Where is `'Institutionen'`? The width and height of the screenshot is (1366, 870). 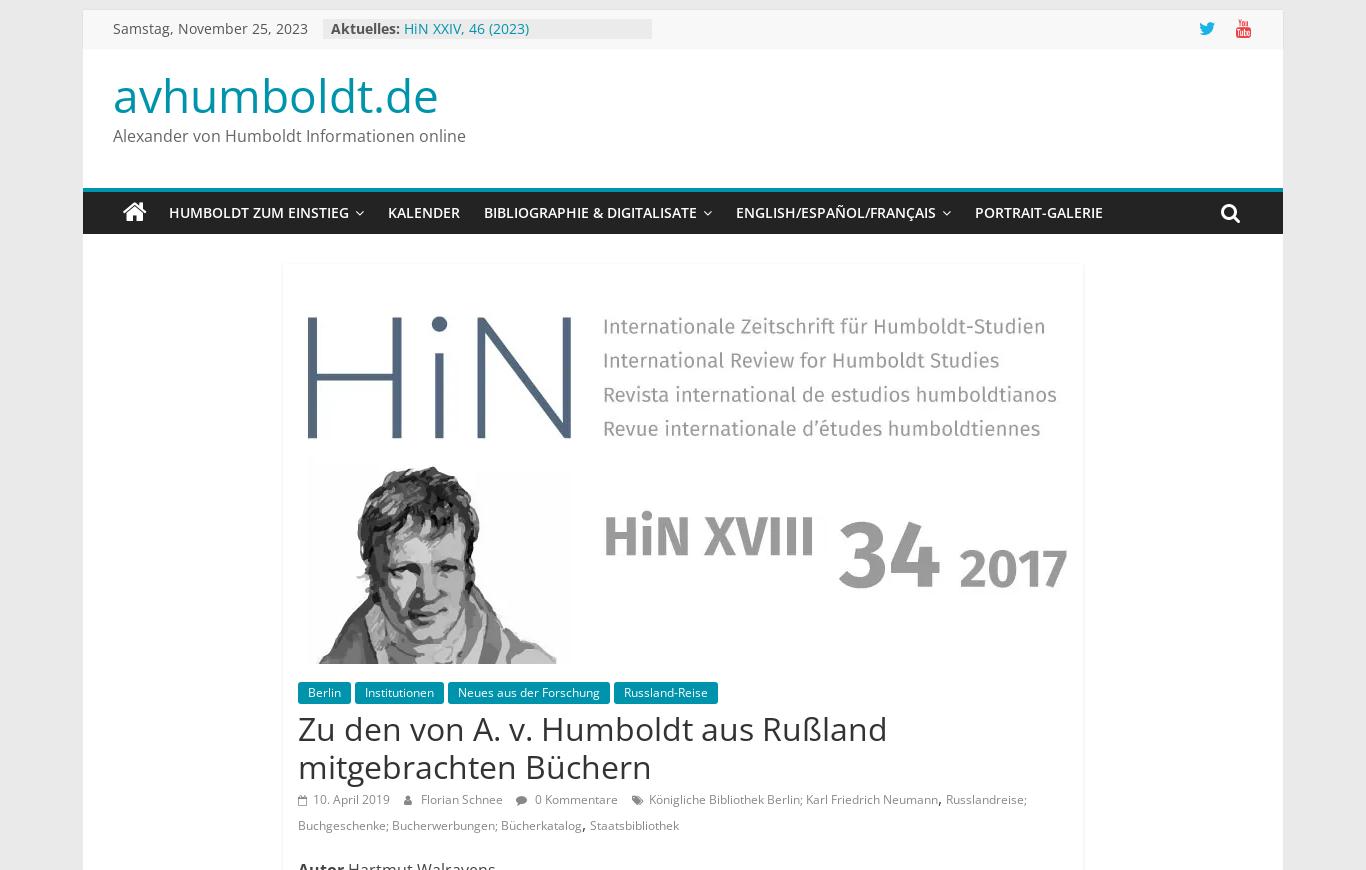 'Institutionen' is located at coordinates (363, 691).